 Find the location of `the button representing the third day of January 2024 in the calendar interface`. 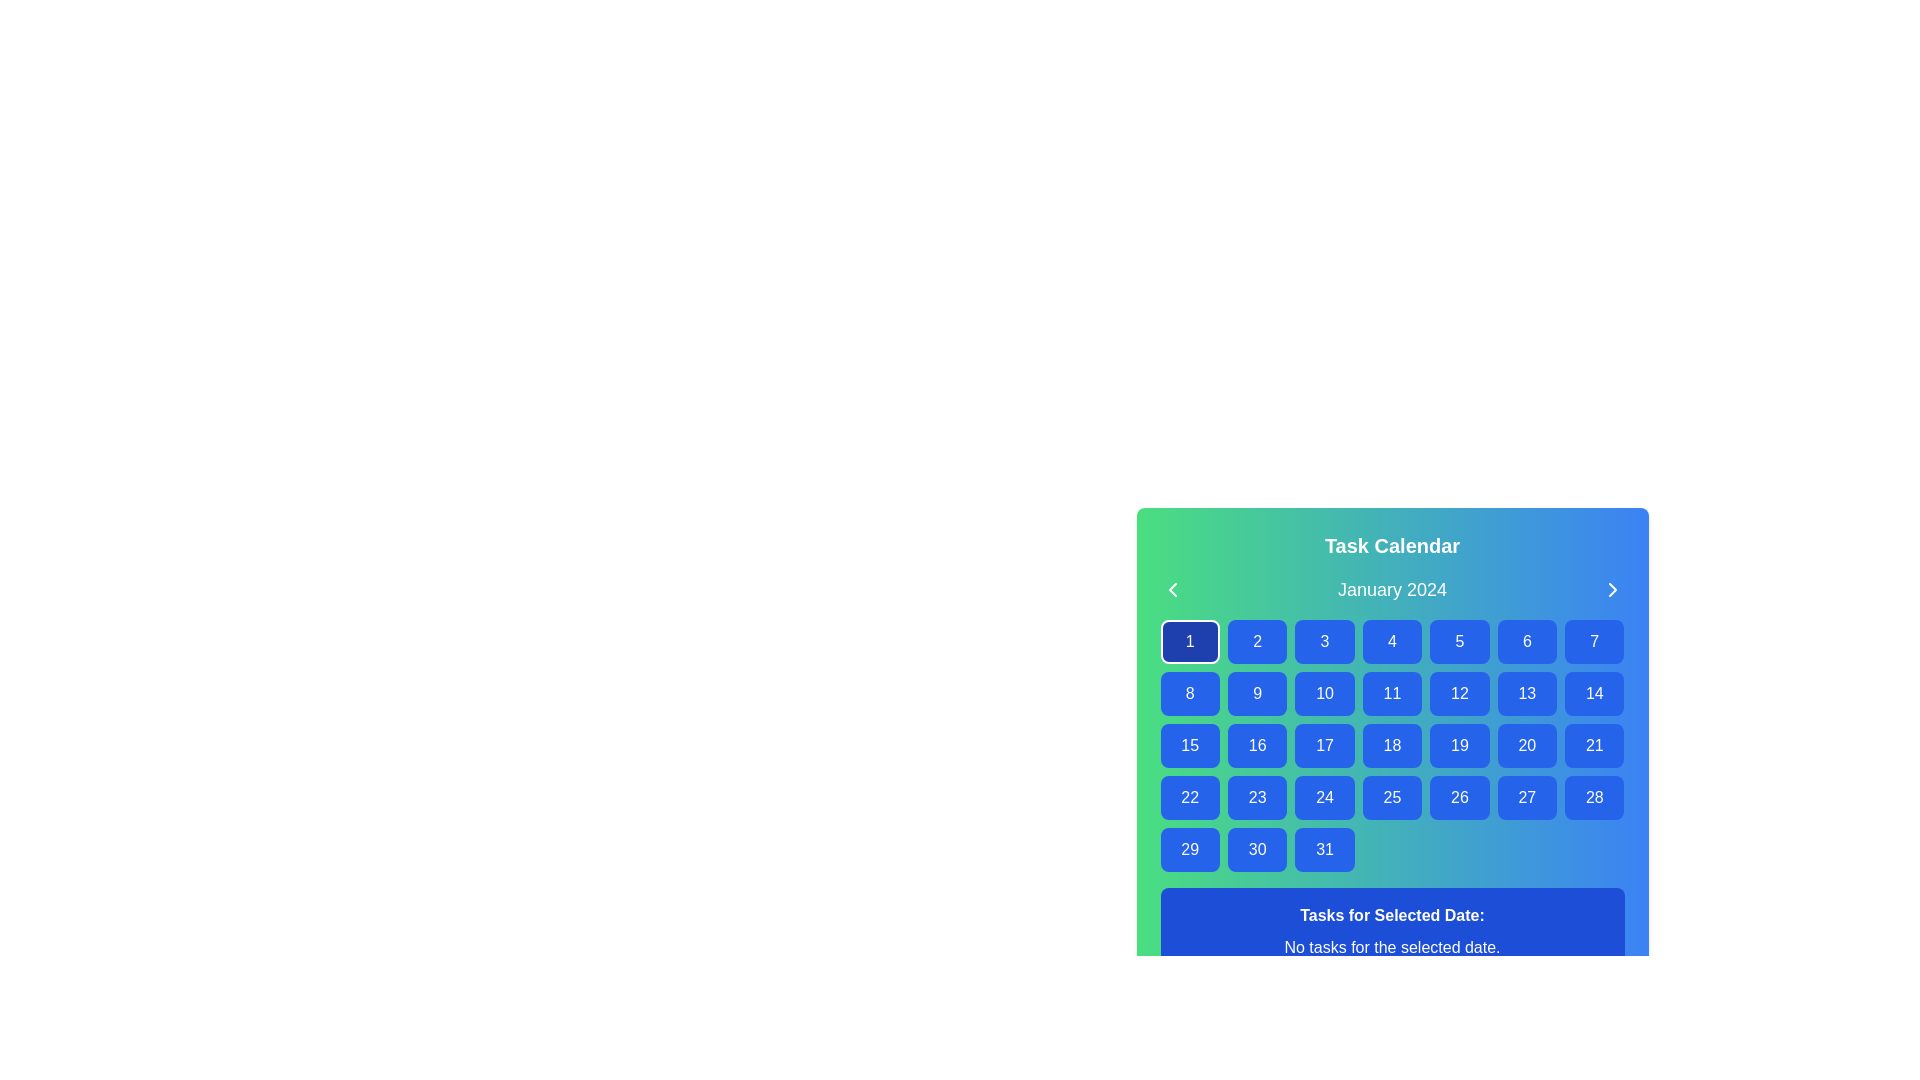

the button representing the third day of January 2024 in the calendar interface is located at coordinates (1324, 641).